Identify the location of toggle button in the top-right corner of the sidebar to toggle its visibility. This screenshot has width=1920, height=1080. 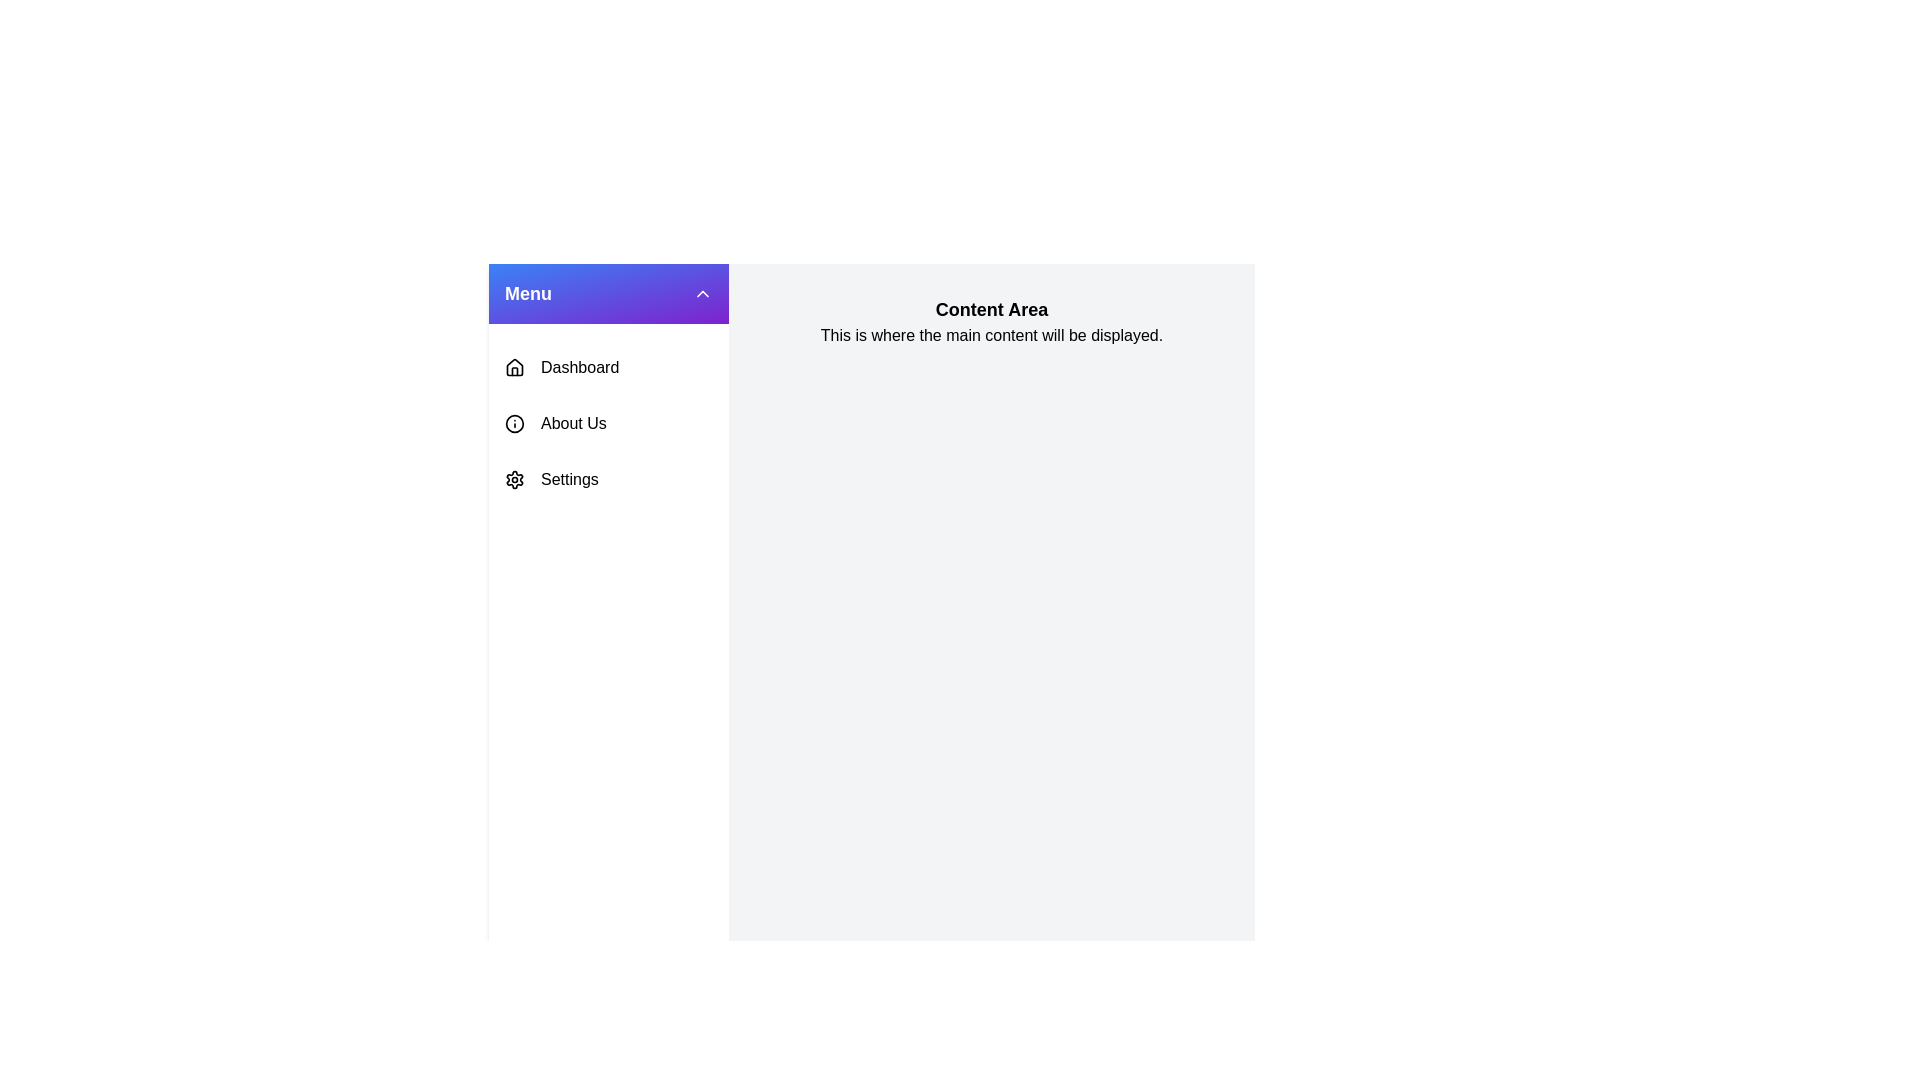
(702, 293).